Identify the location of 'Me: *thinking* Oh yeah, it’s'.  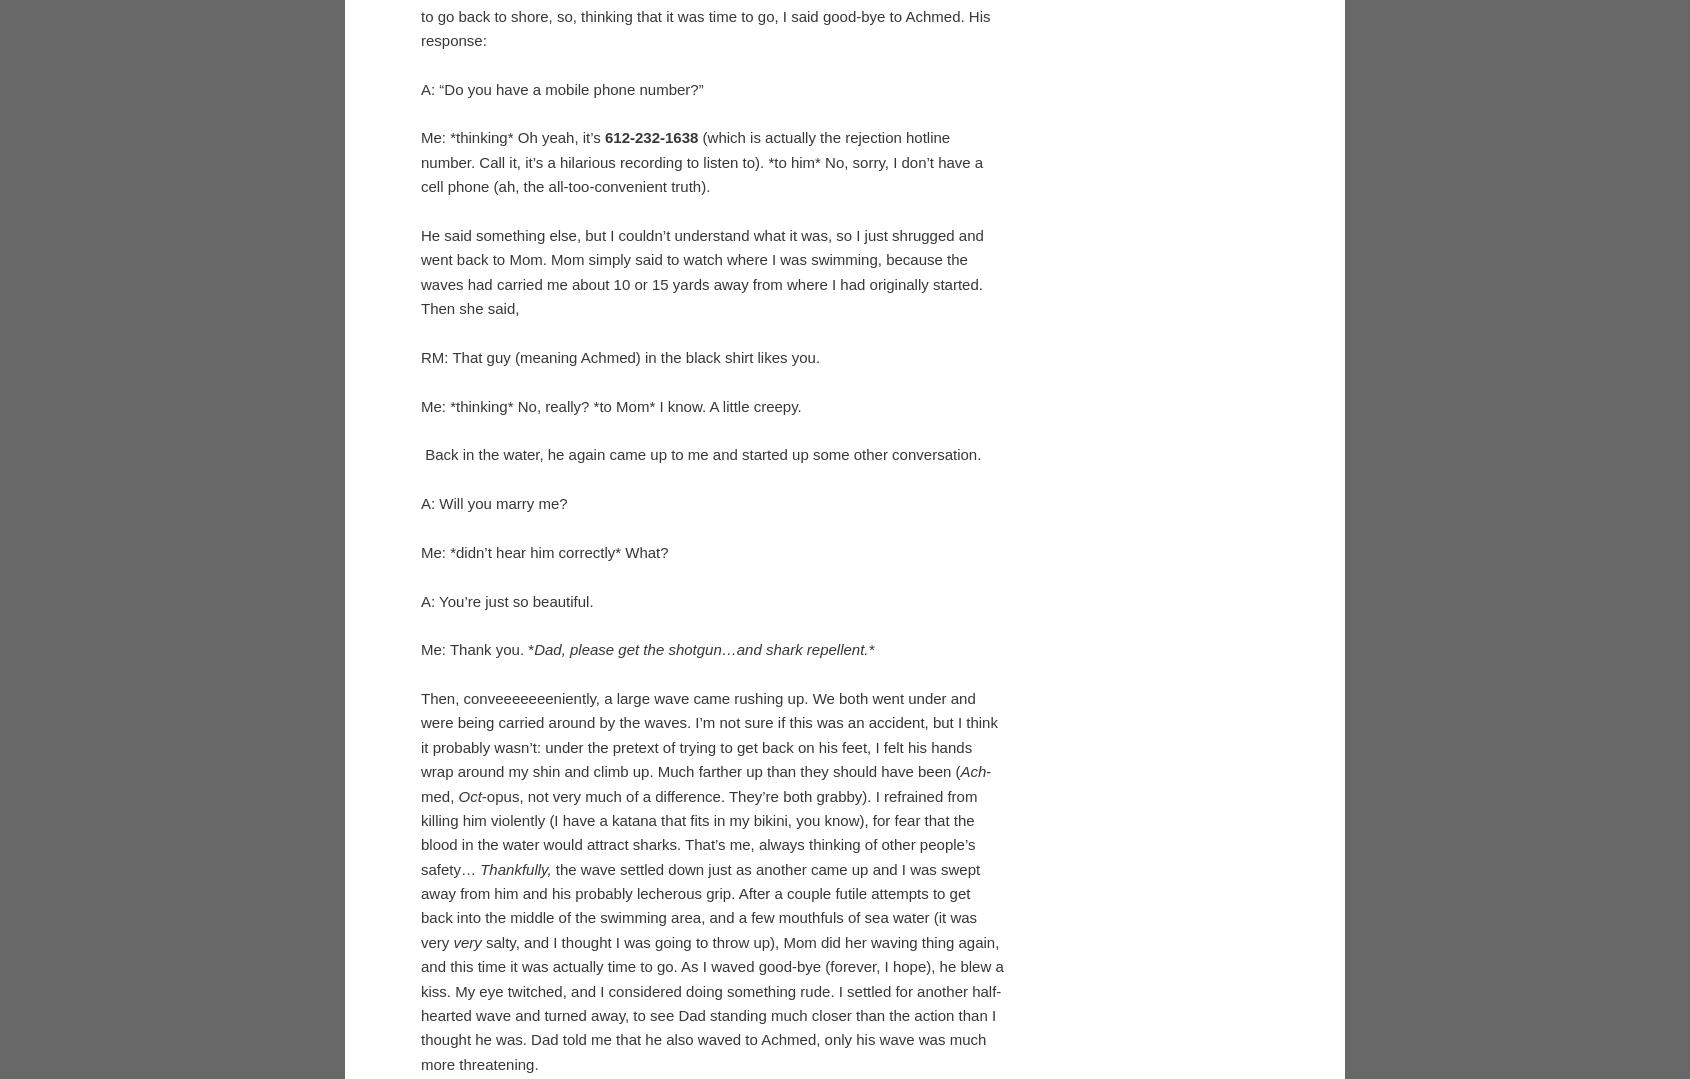
(419, 463).